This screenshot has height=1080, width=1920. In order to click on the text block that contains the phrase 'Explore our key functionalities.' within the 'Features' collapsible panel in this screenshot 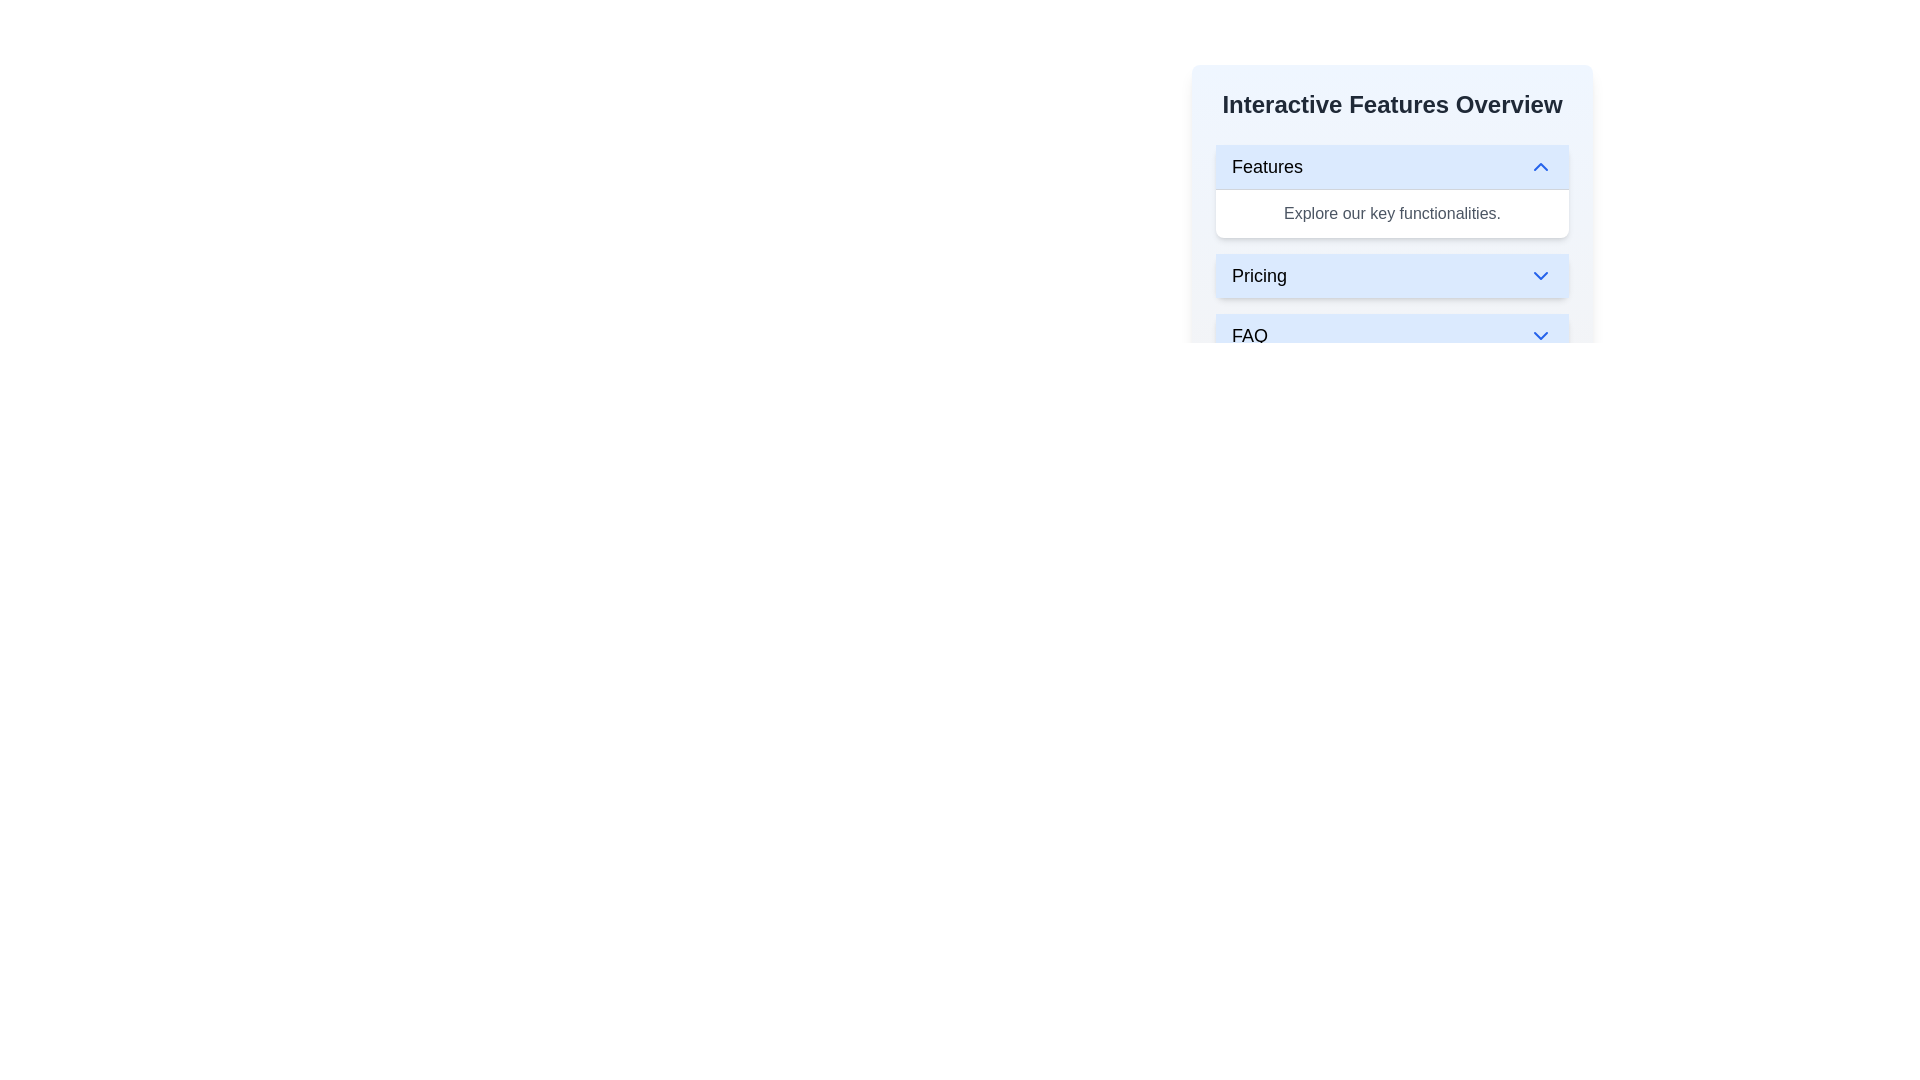, I will do `click(1391, 213)`.